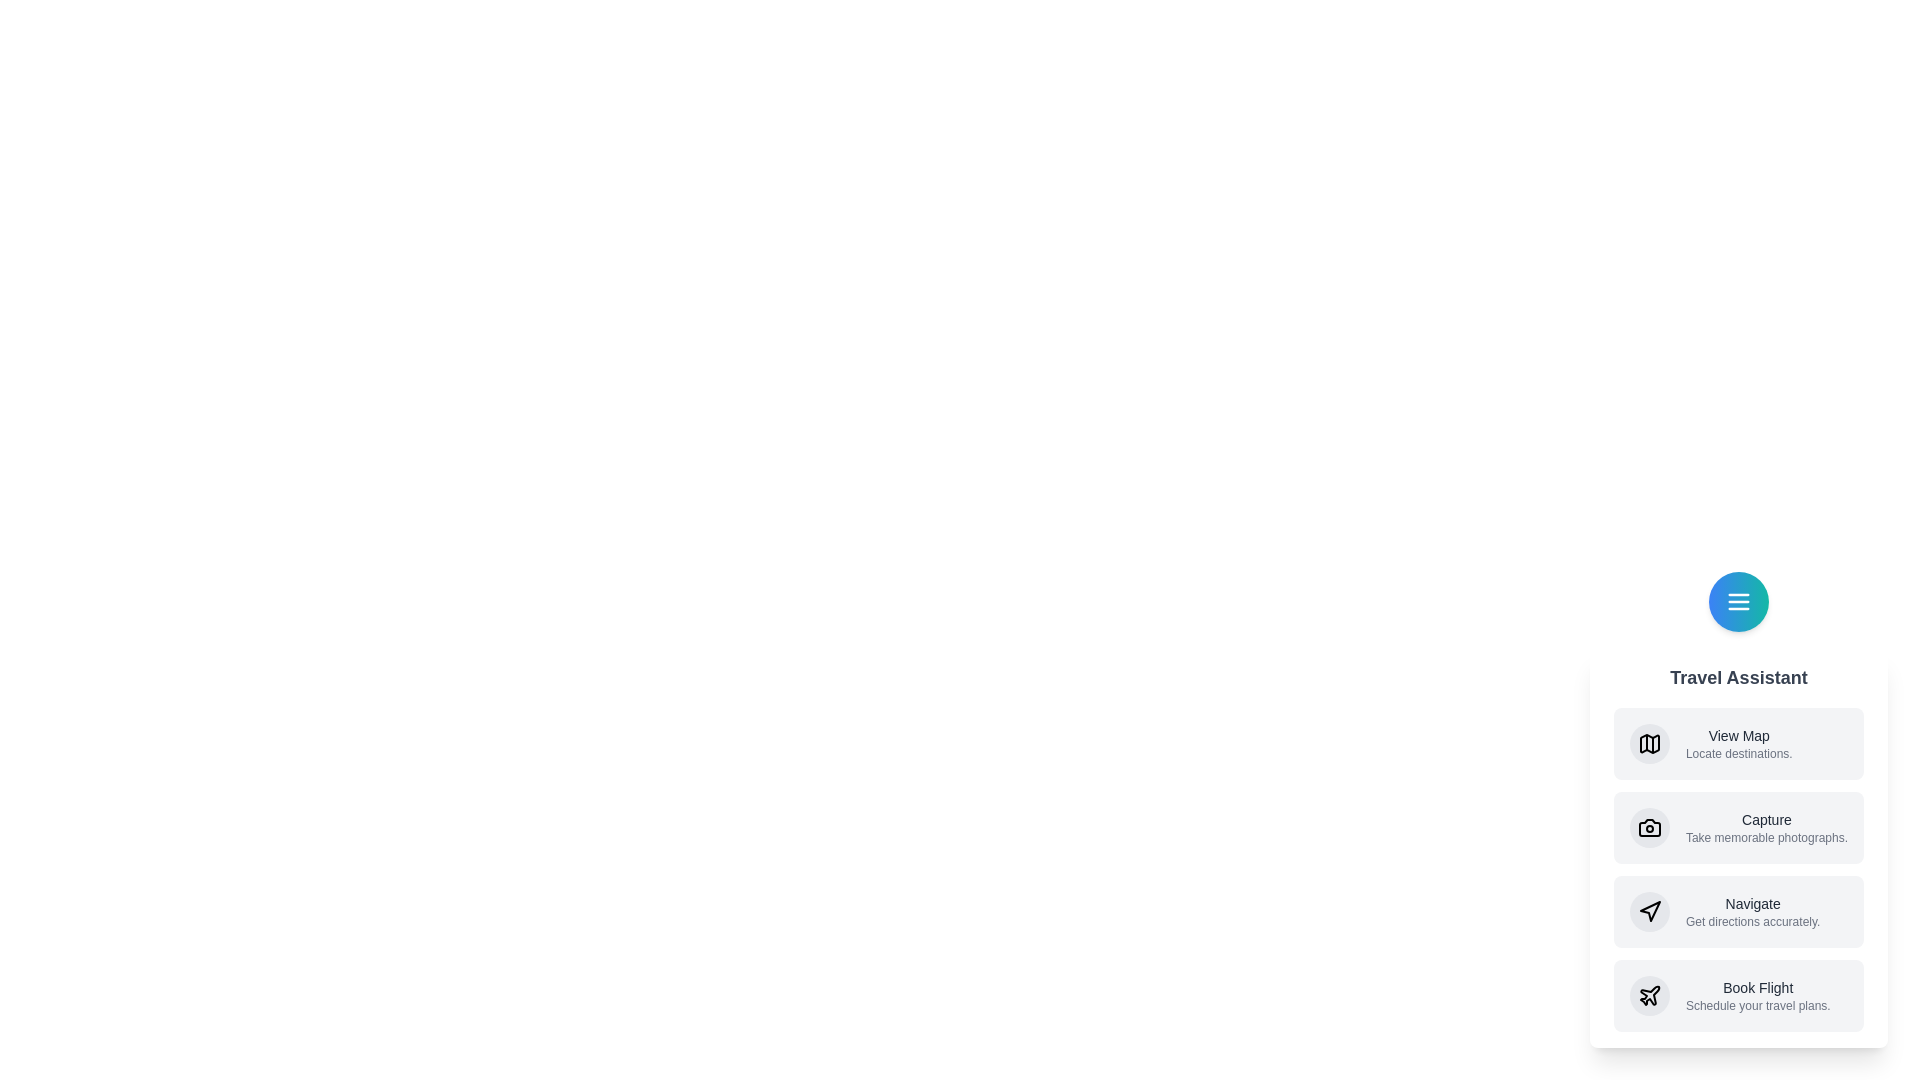  I want to click on the floating action menu button to toggle its state, so click(1737, 600).